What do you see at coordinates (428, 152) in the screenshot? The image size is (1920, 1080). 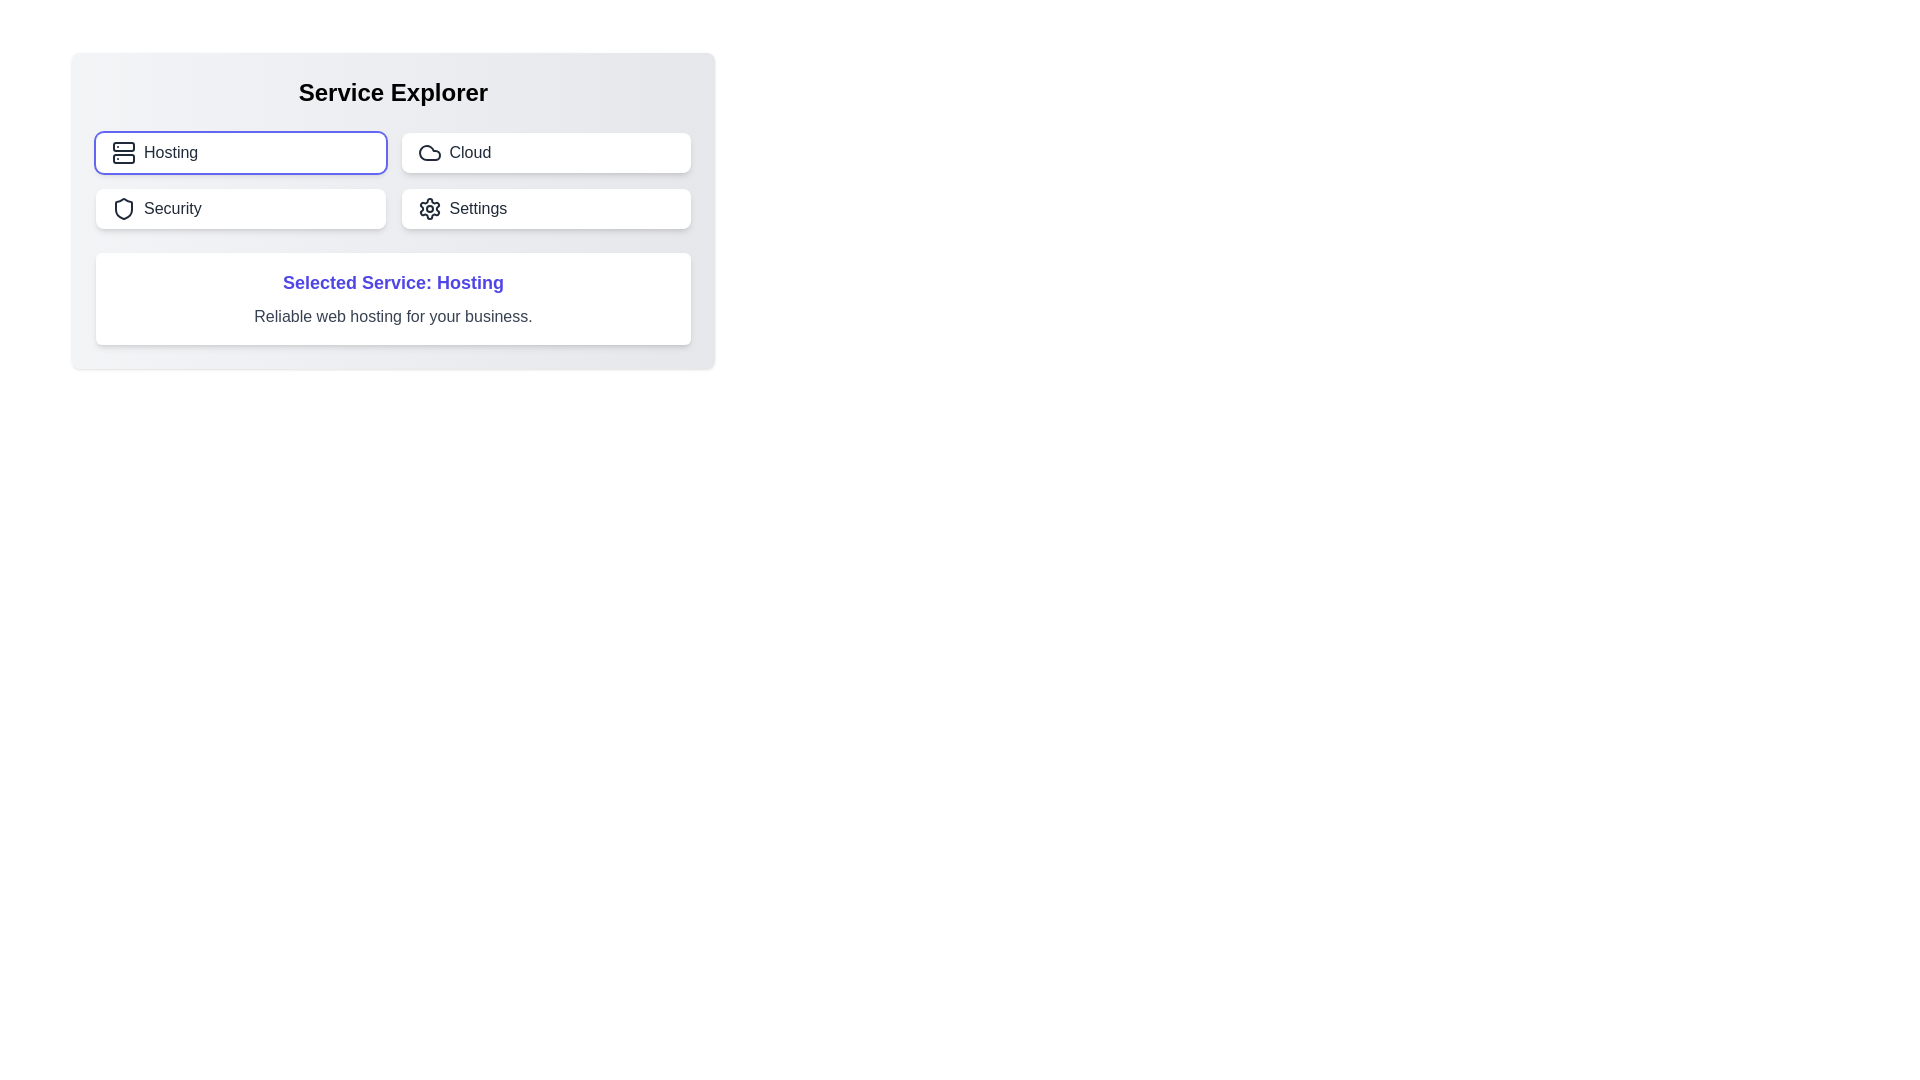 I see `the rounded rectangle button labeled 'Cloud' that contains a stylized cloud icon on its left side` at bounding box center [428, 152].